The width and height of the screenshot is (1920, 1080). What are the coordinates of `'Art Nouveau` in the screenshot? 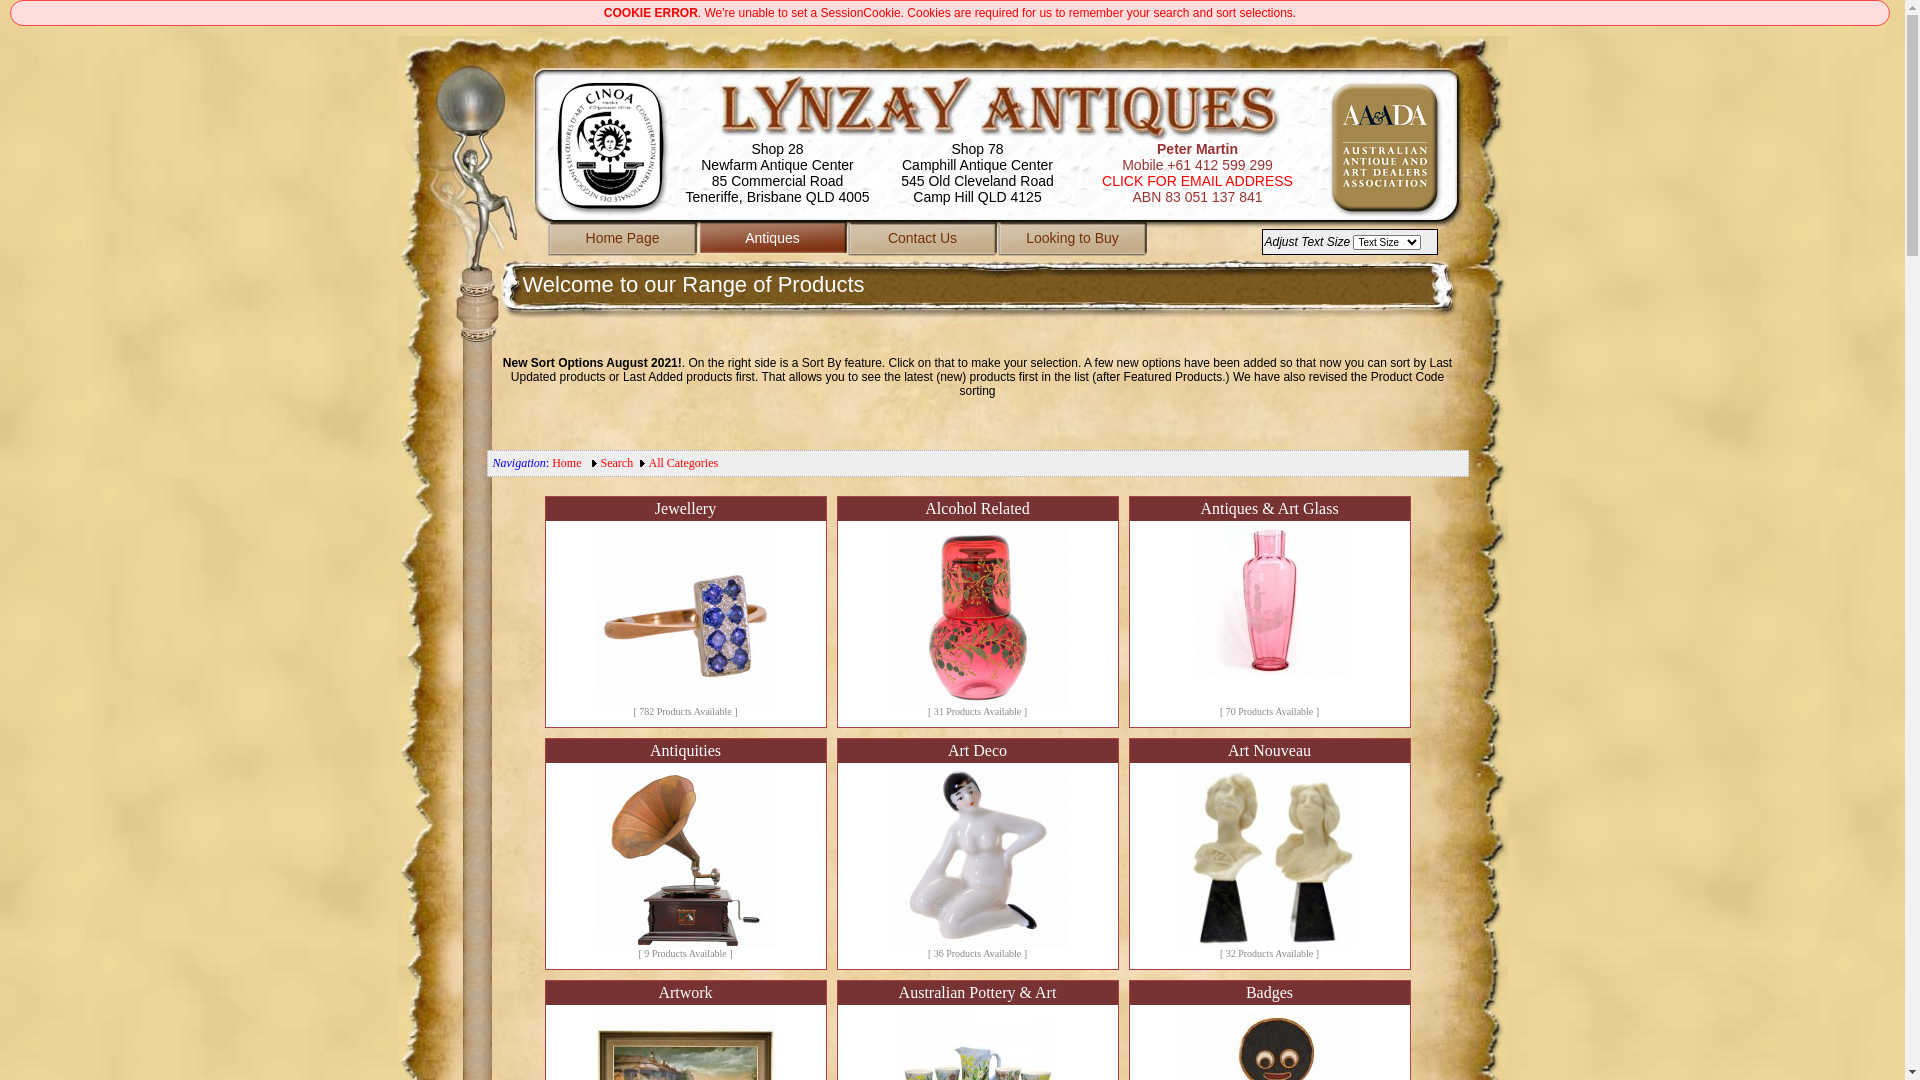 It's located at (1267, 853).